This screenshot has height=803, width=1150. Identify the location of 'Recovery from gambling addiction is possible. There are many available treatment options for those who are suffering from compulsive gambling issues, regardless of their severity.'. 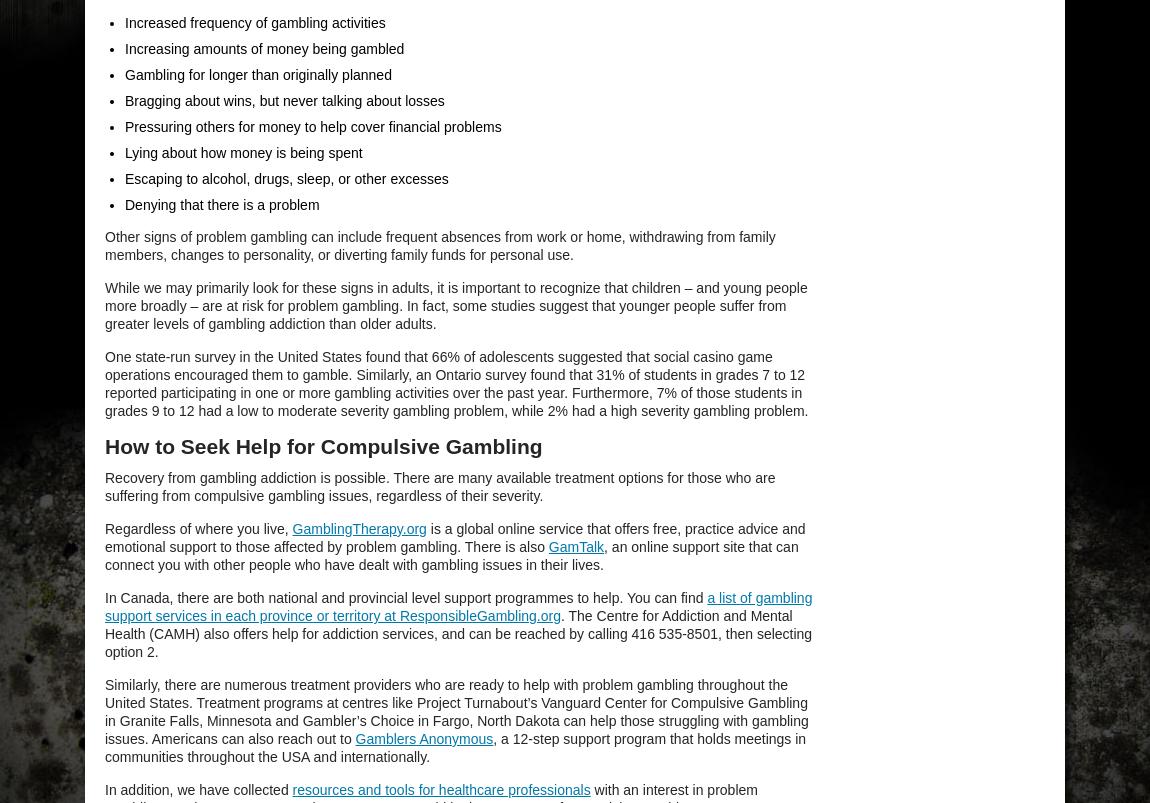
(439, 487).